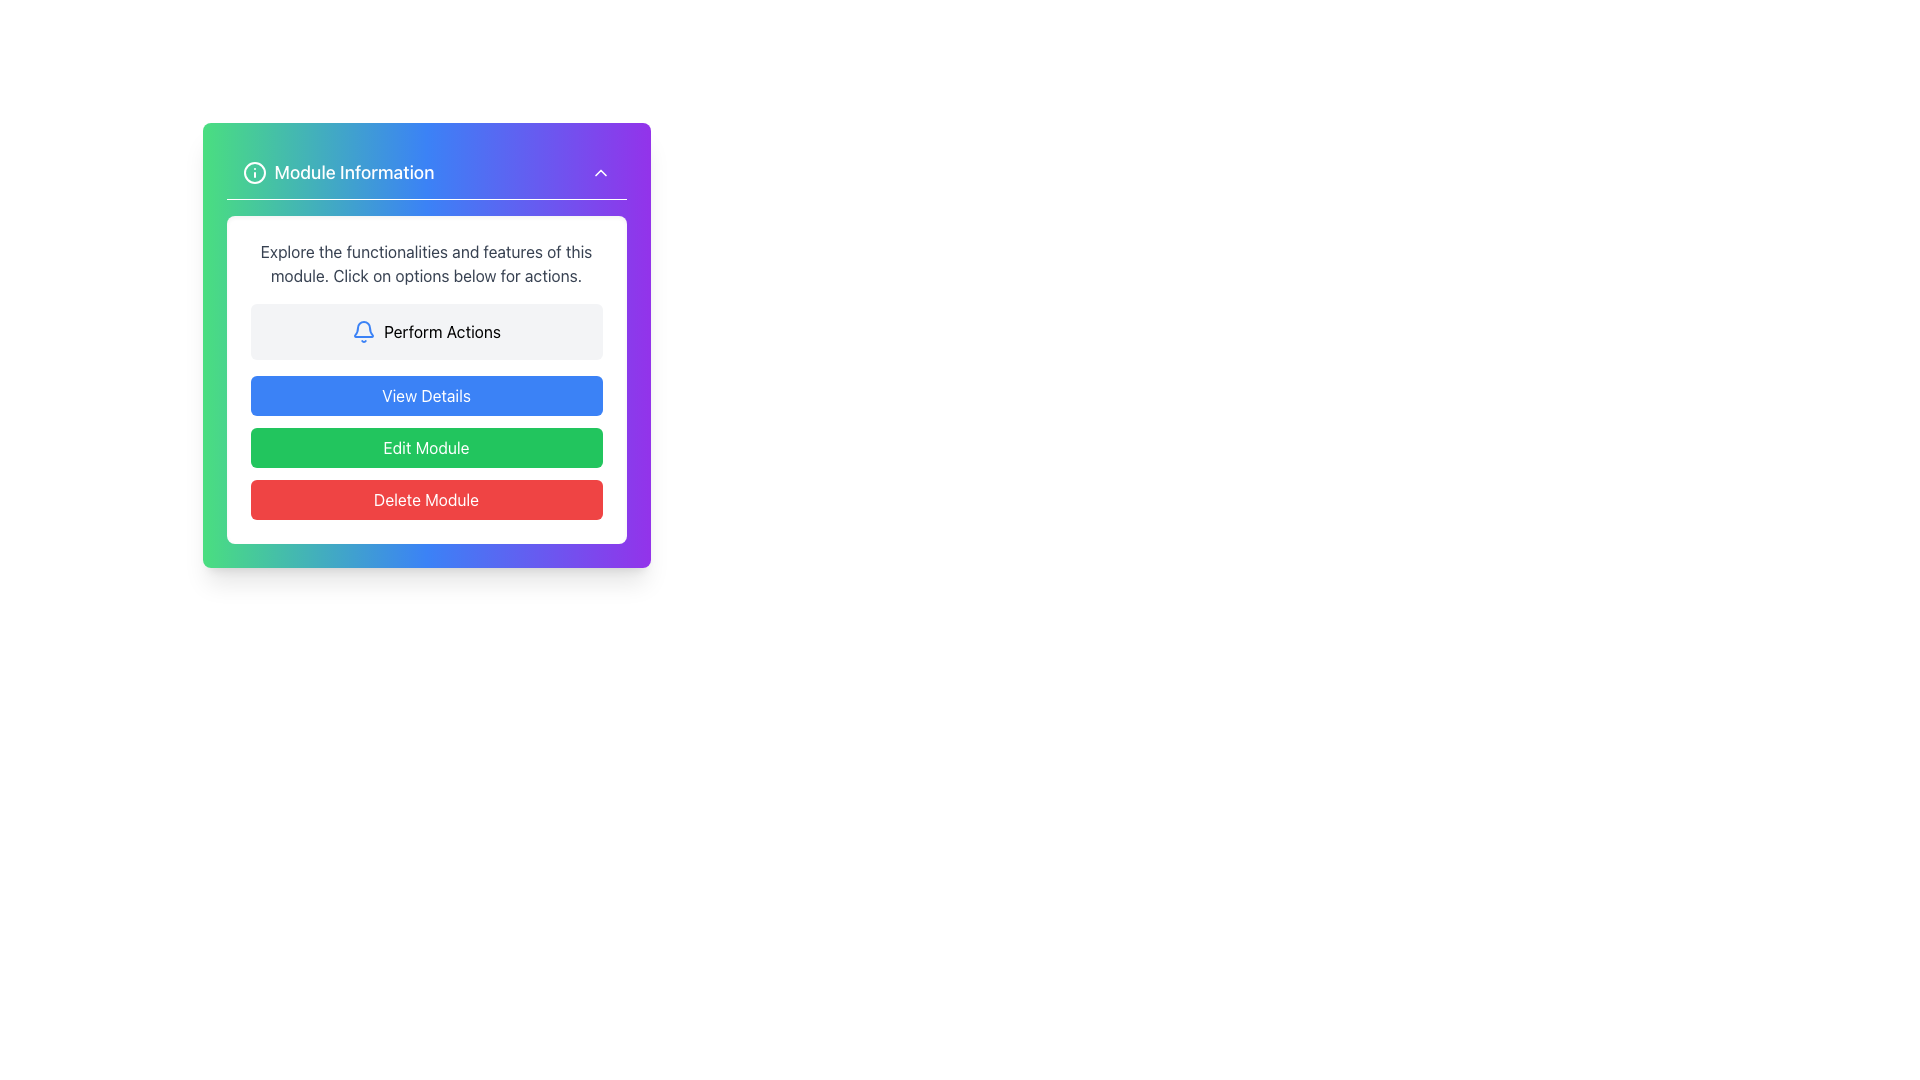 The image size is (1920, 1080). I want to click on the second button in a vertical stack of three buttons, positioned below the blue 'View Details' button and above the red 'Delete Module' button, so click(425, 446).